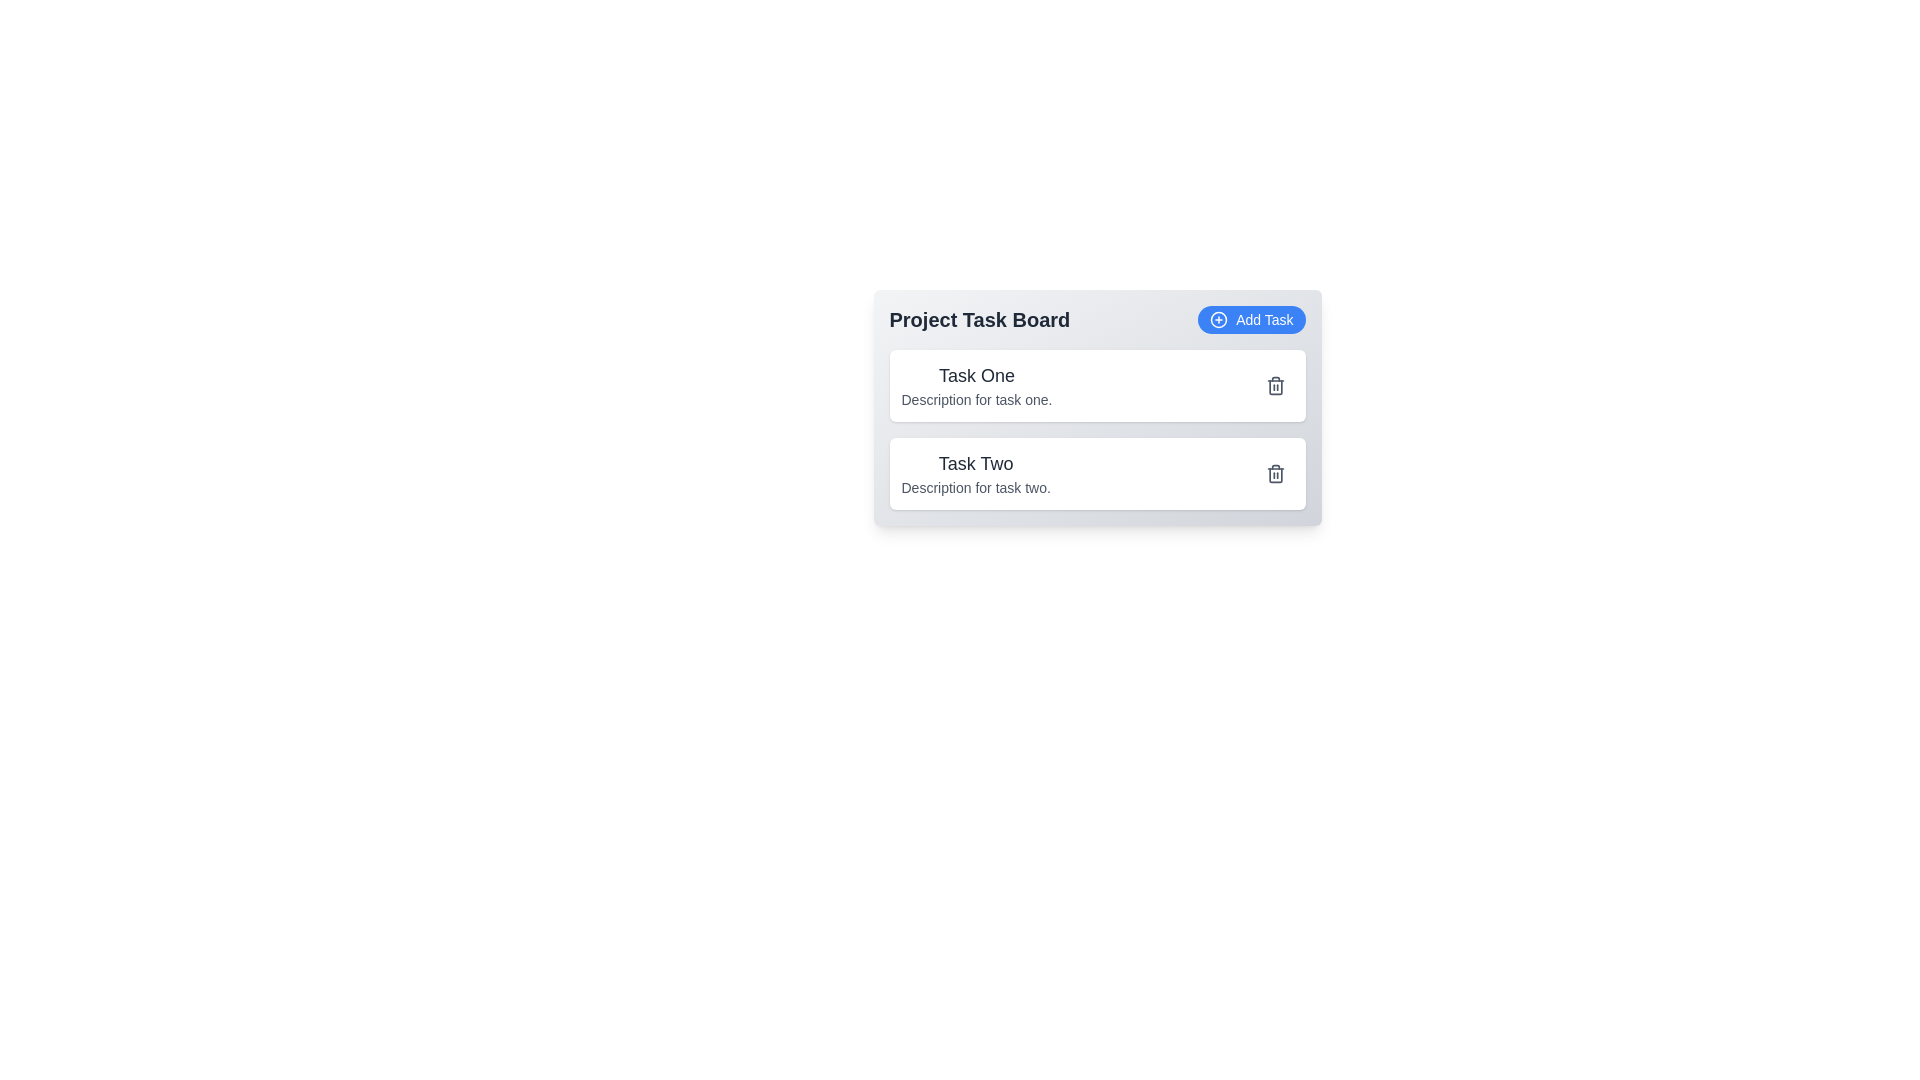  I want to click on the text label or heading that serves as the title for the second task in the task list, positioned above the description text for 'Task Two', so click(976, 463).